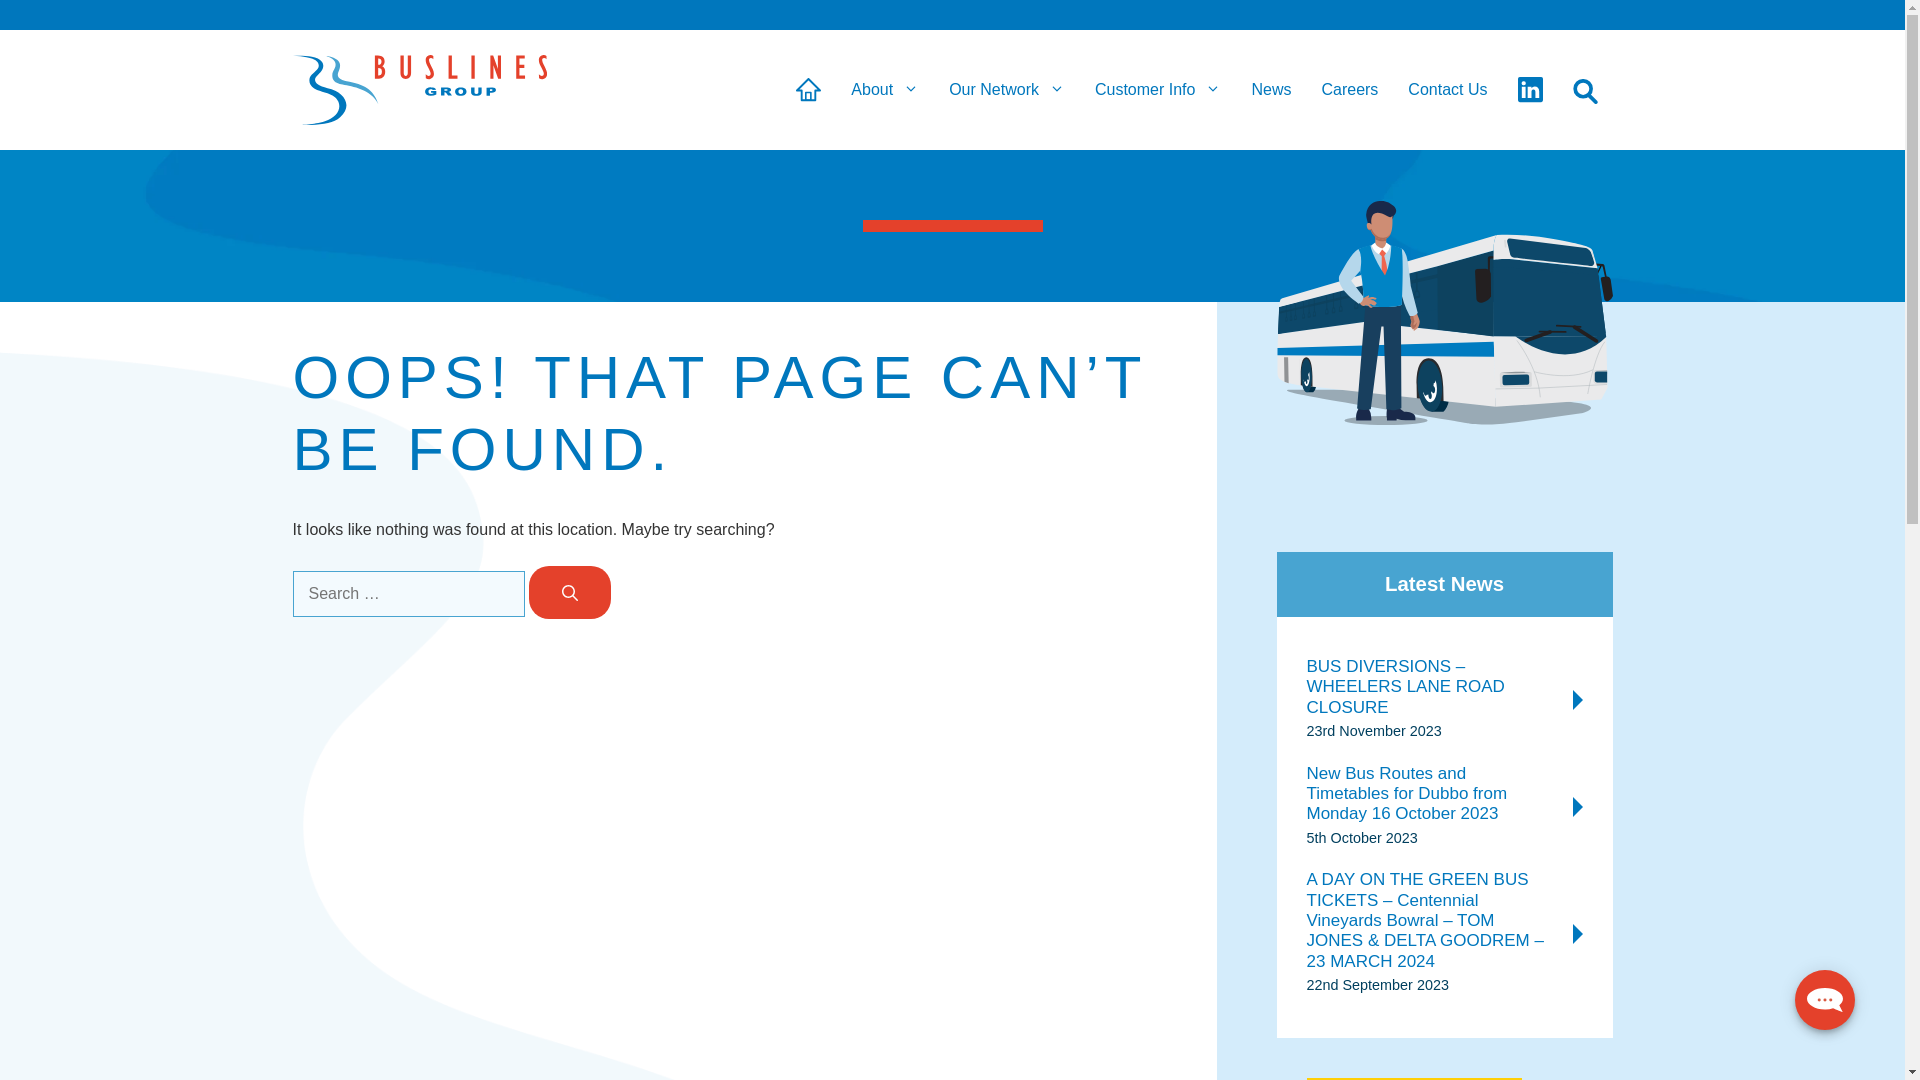 This screenshot has height=1080, width=1920. Describe the element at coordinates (1447, 88) in the screenshot. I see `'Contact Us'` at that location.